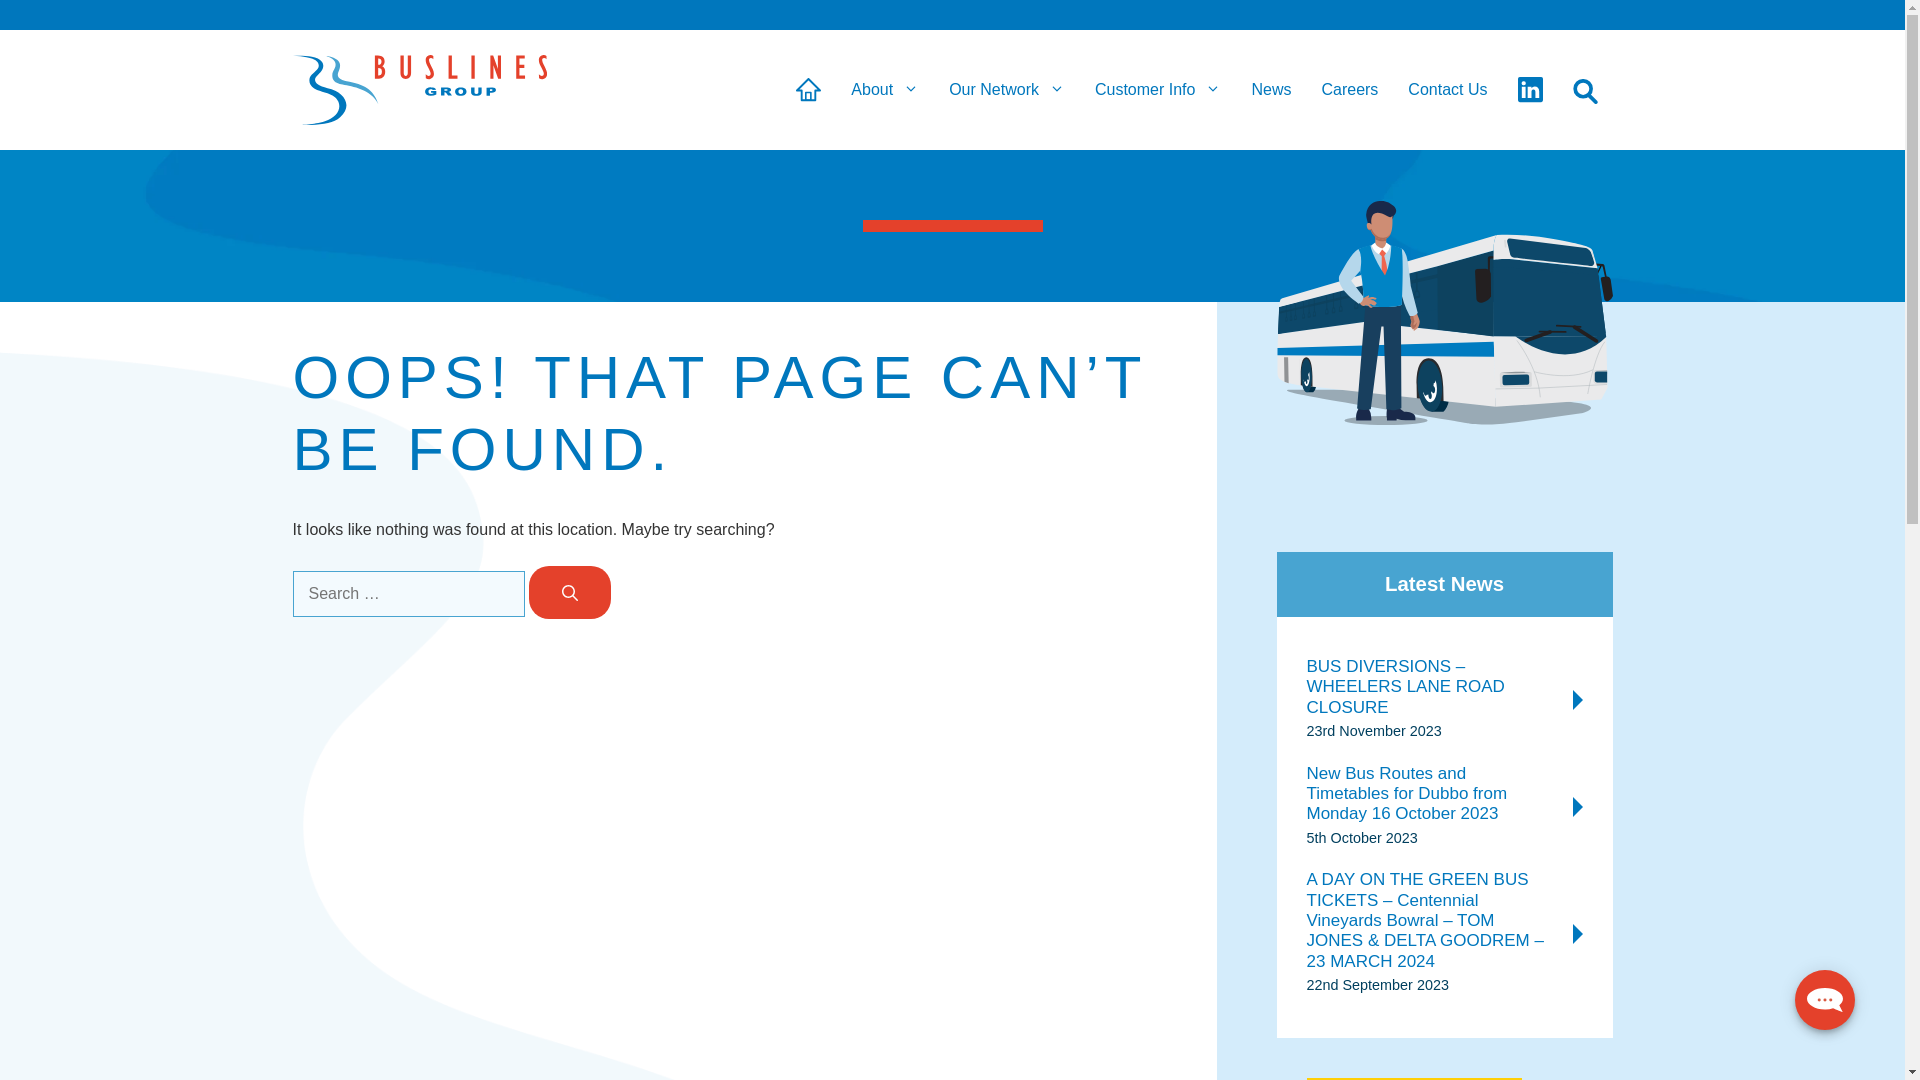 This screenshot has height=1080, width=1920. Describe the element at coordinates (1447, 88) in the screenshot. I see `'Contact Us'` at that location.